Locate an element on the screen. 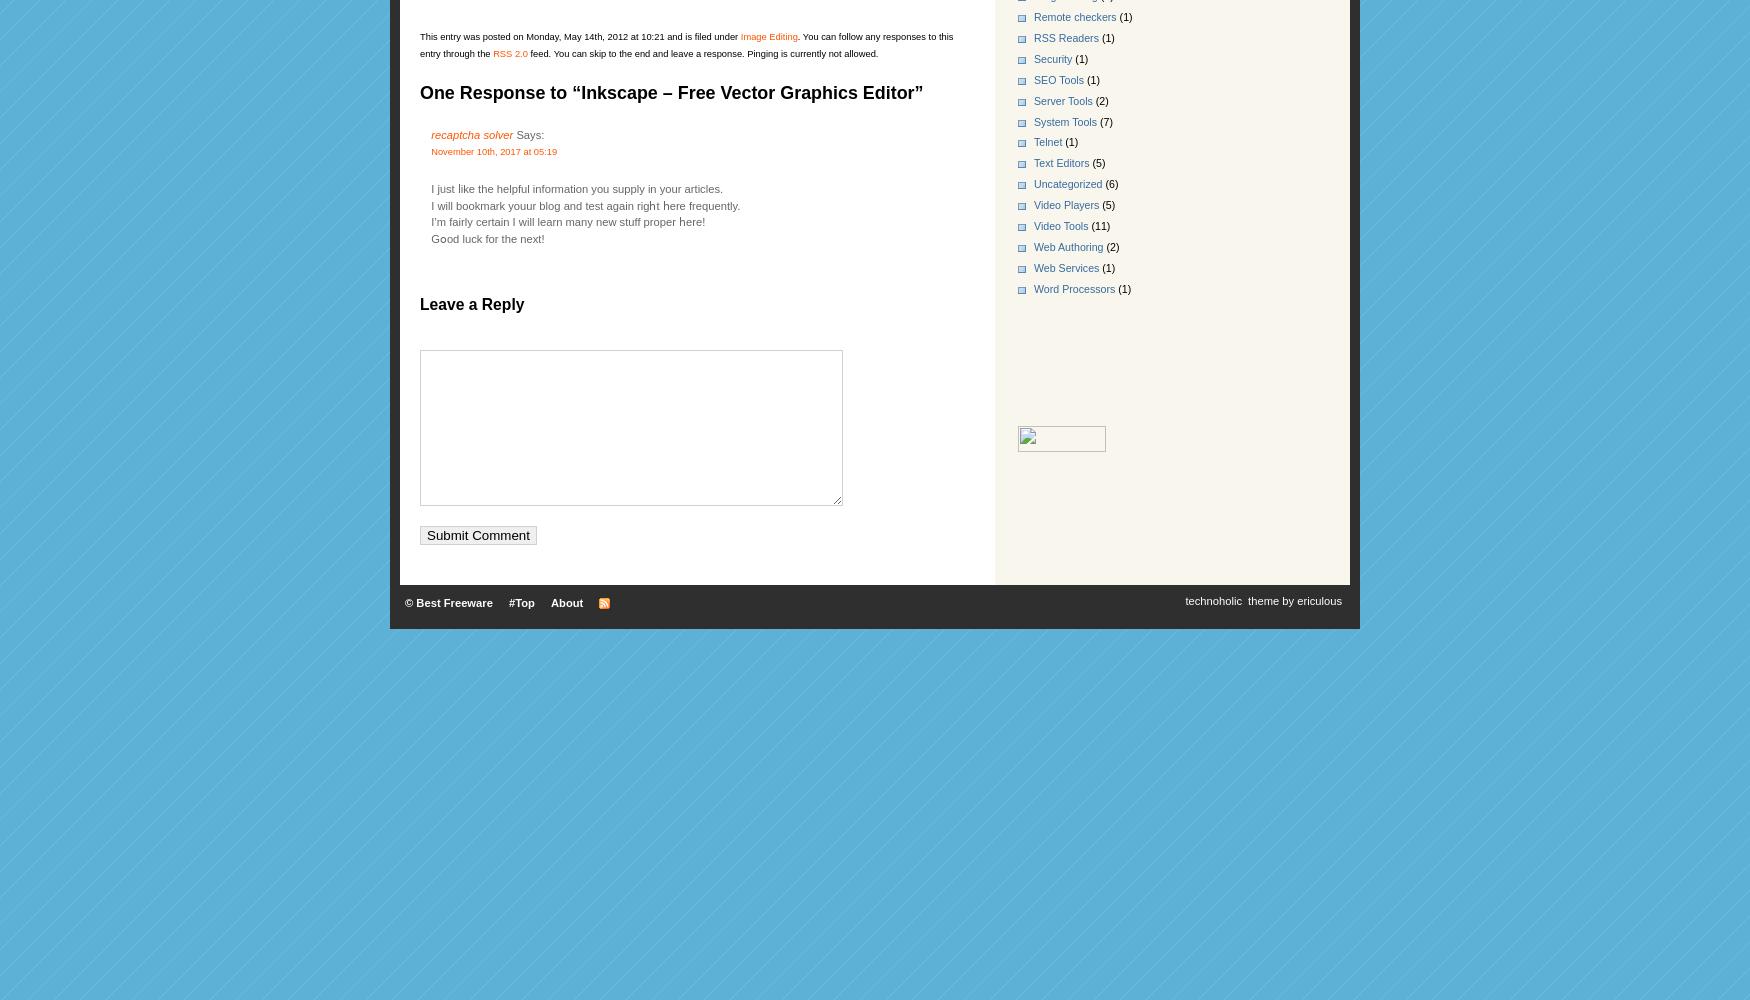  'Web Authoring' is located at coordinates (1033, 246).